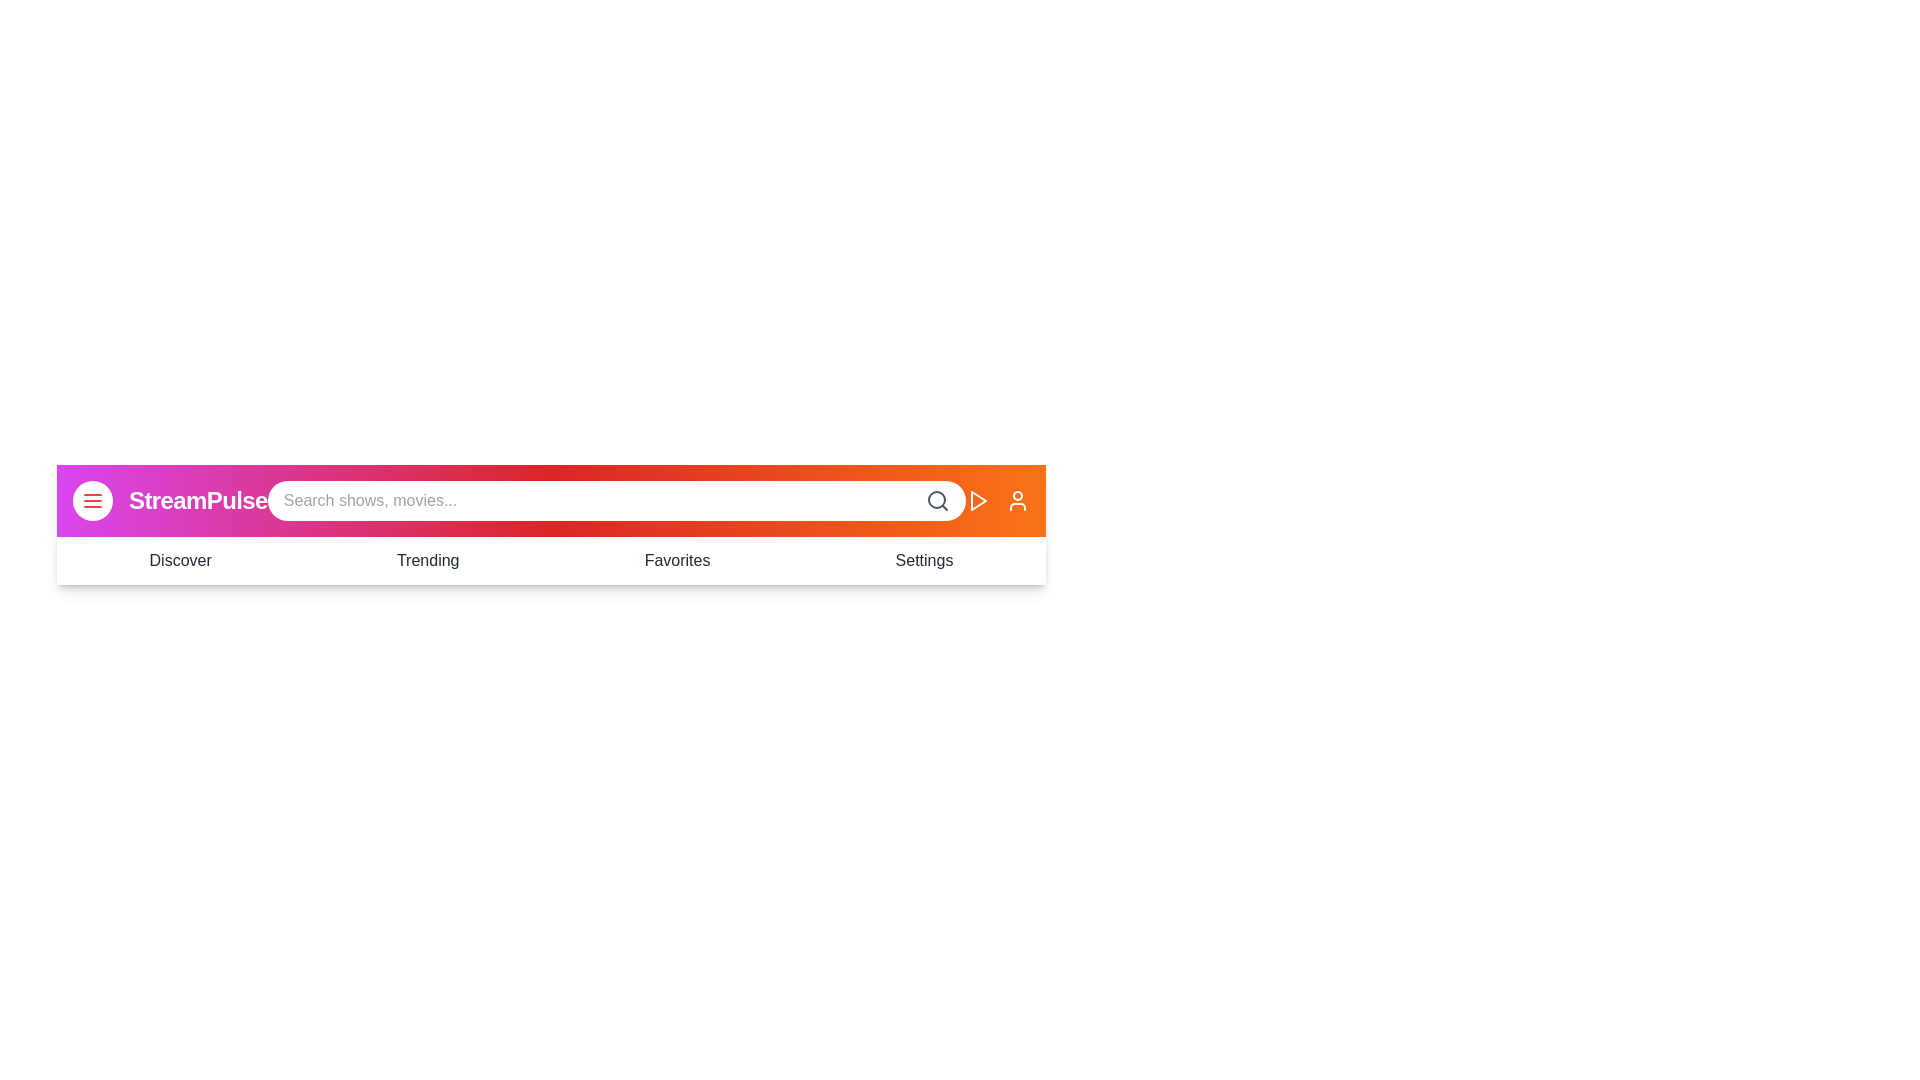 The height and width of the screenshot is (1080, 1920). I want to click on the navigation menu item Settings, so click(923, 560).